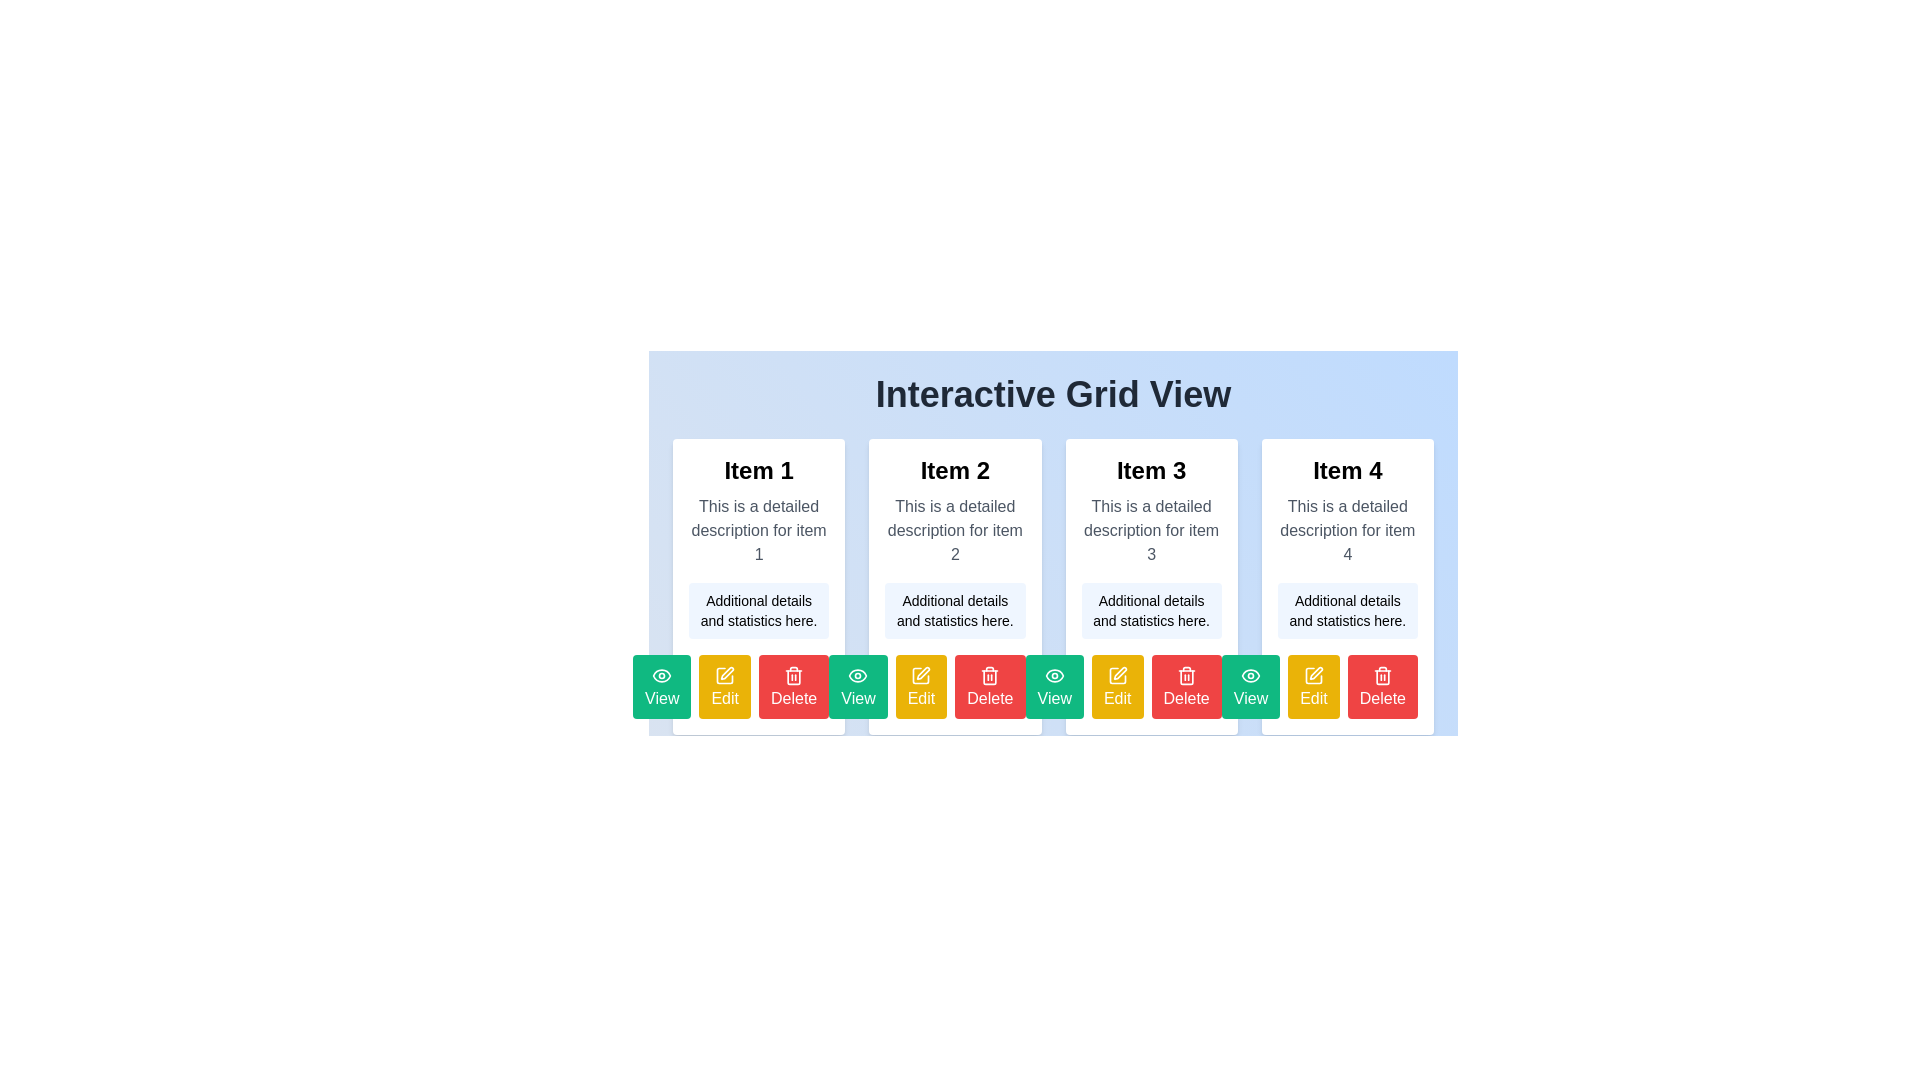 The image size is (1920, 1080). Describe the element at coordinates (1250, 675) in the screenshot. I see `the eye icon within the 'View' button located under 'Item 3' card` at that location.